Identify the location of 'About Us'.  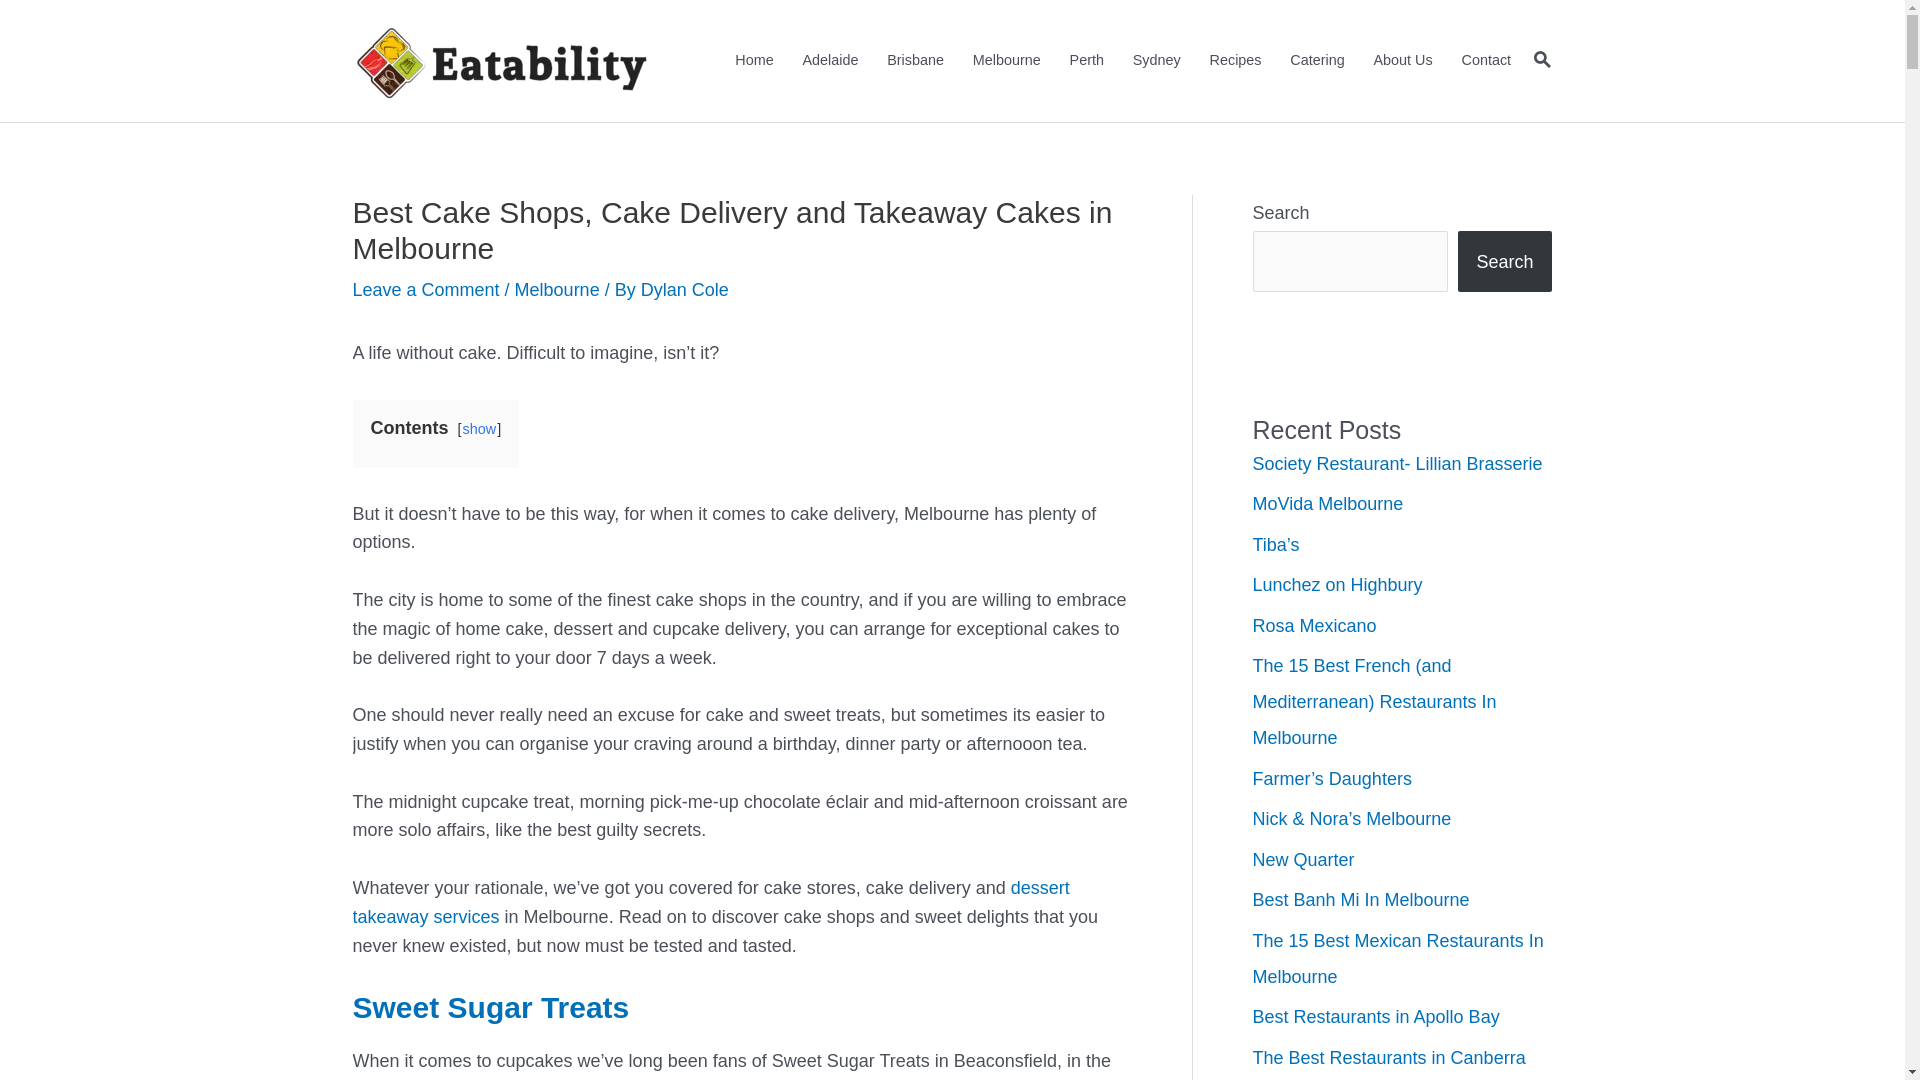
(1401, 60).